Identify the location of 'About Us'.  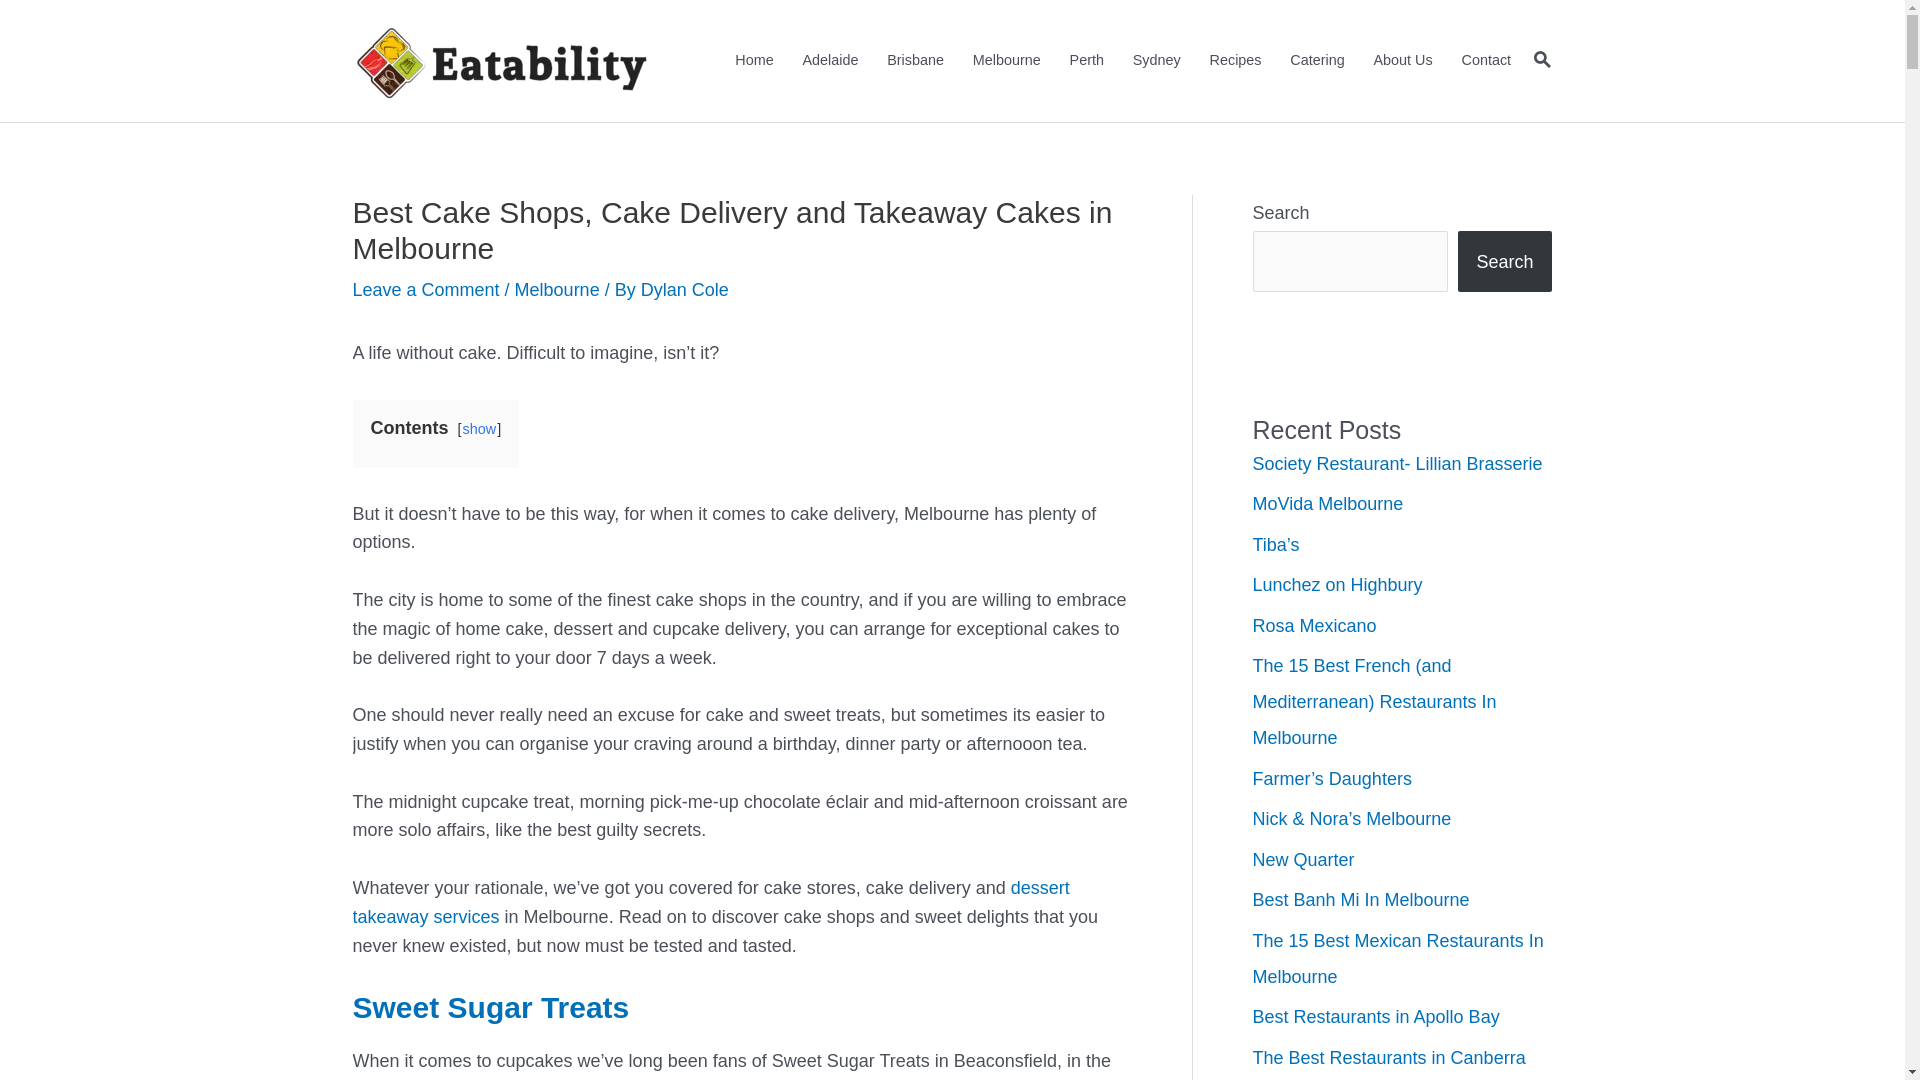
(1401, 60).